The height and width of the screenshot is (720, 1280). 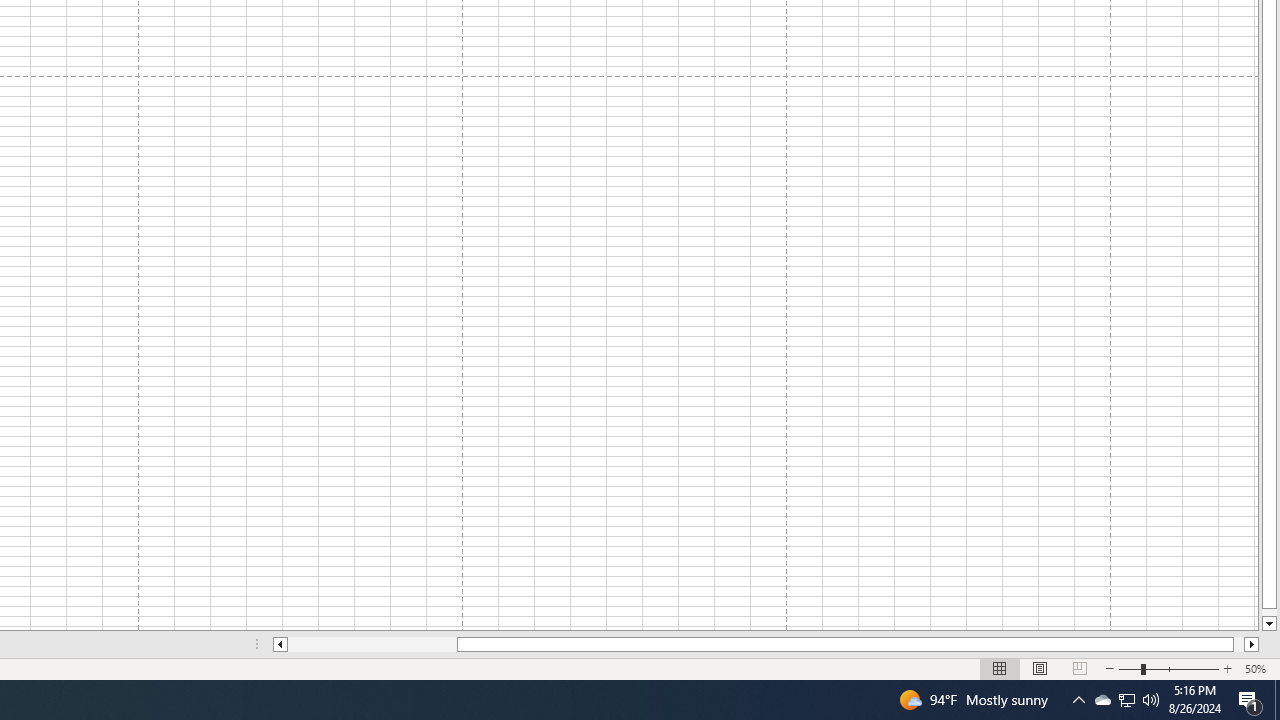 I want to click on 'Page left', so click(x=372, y=644).